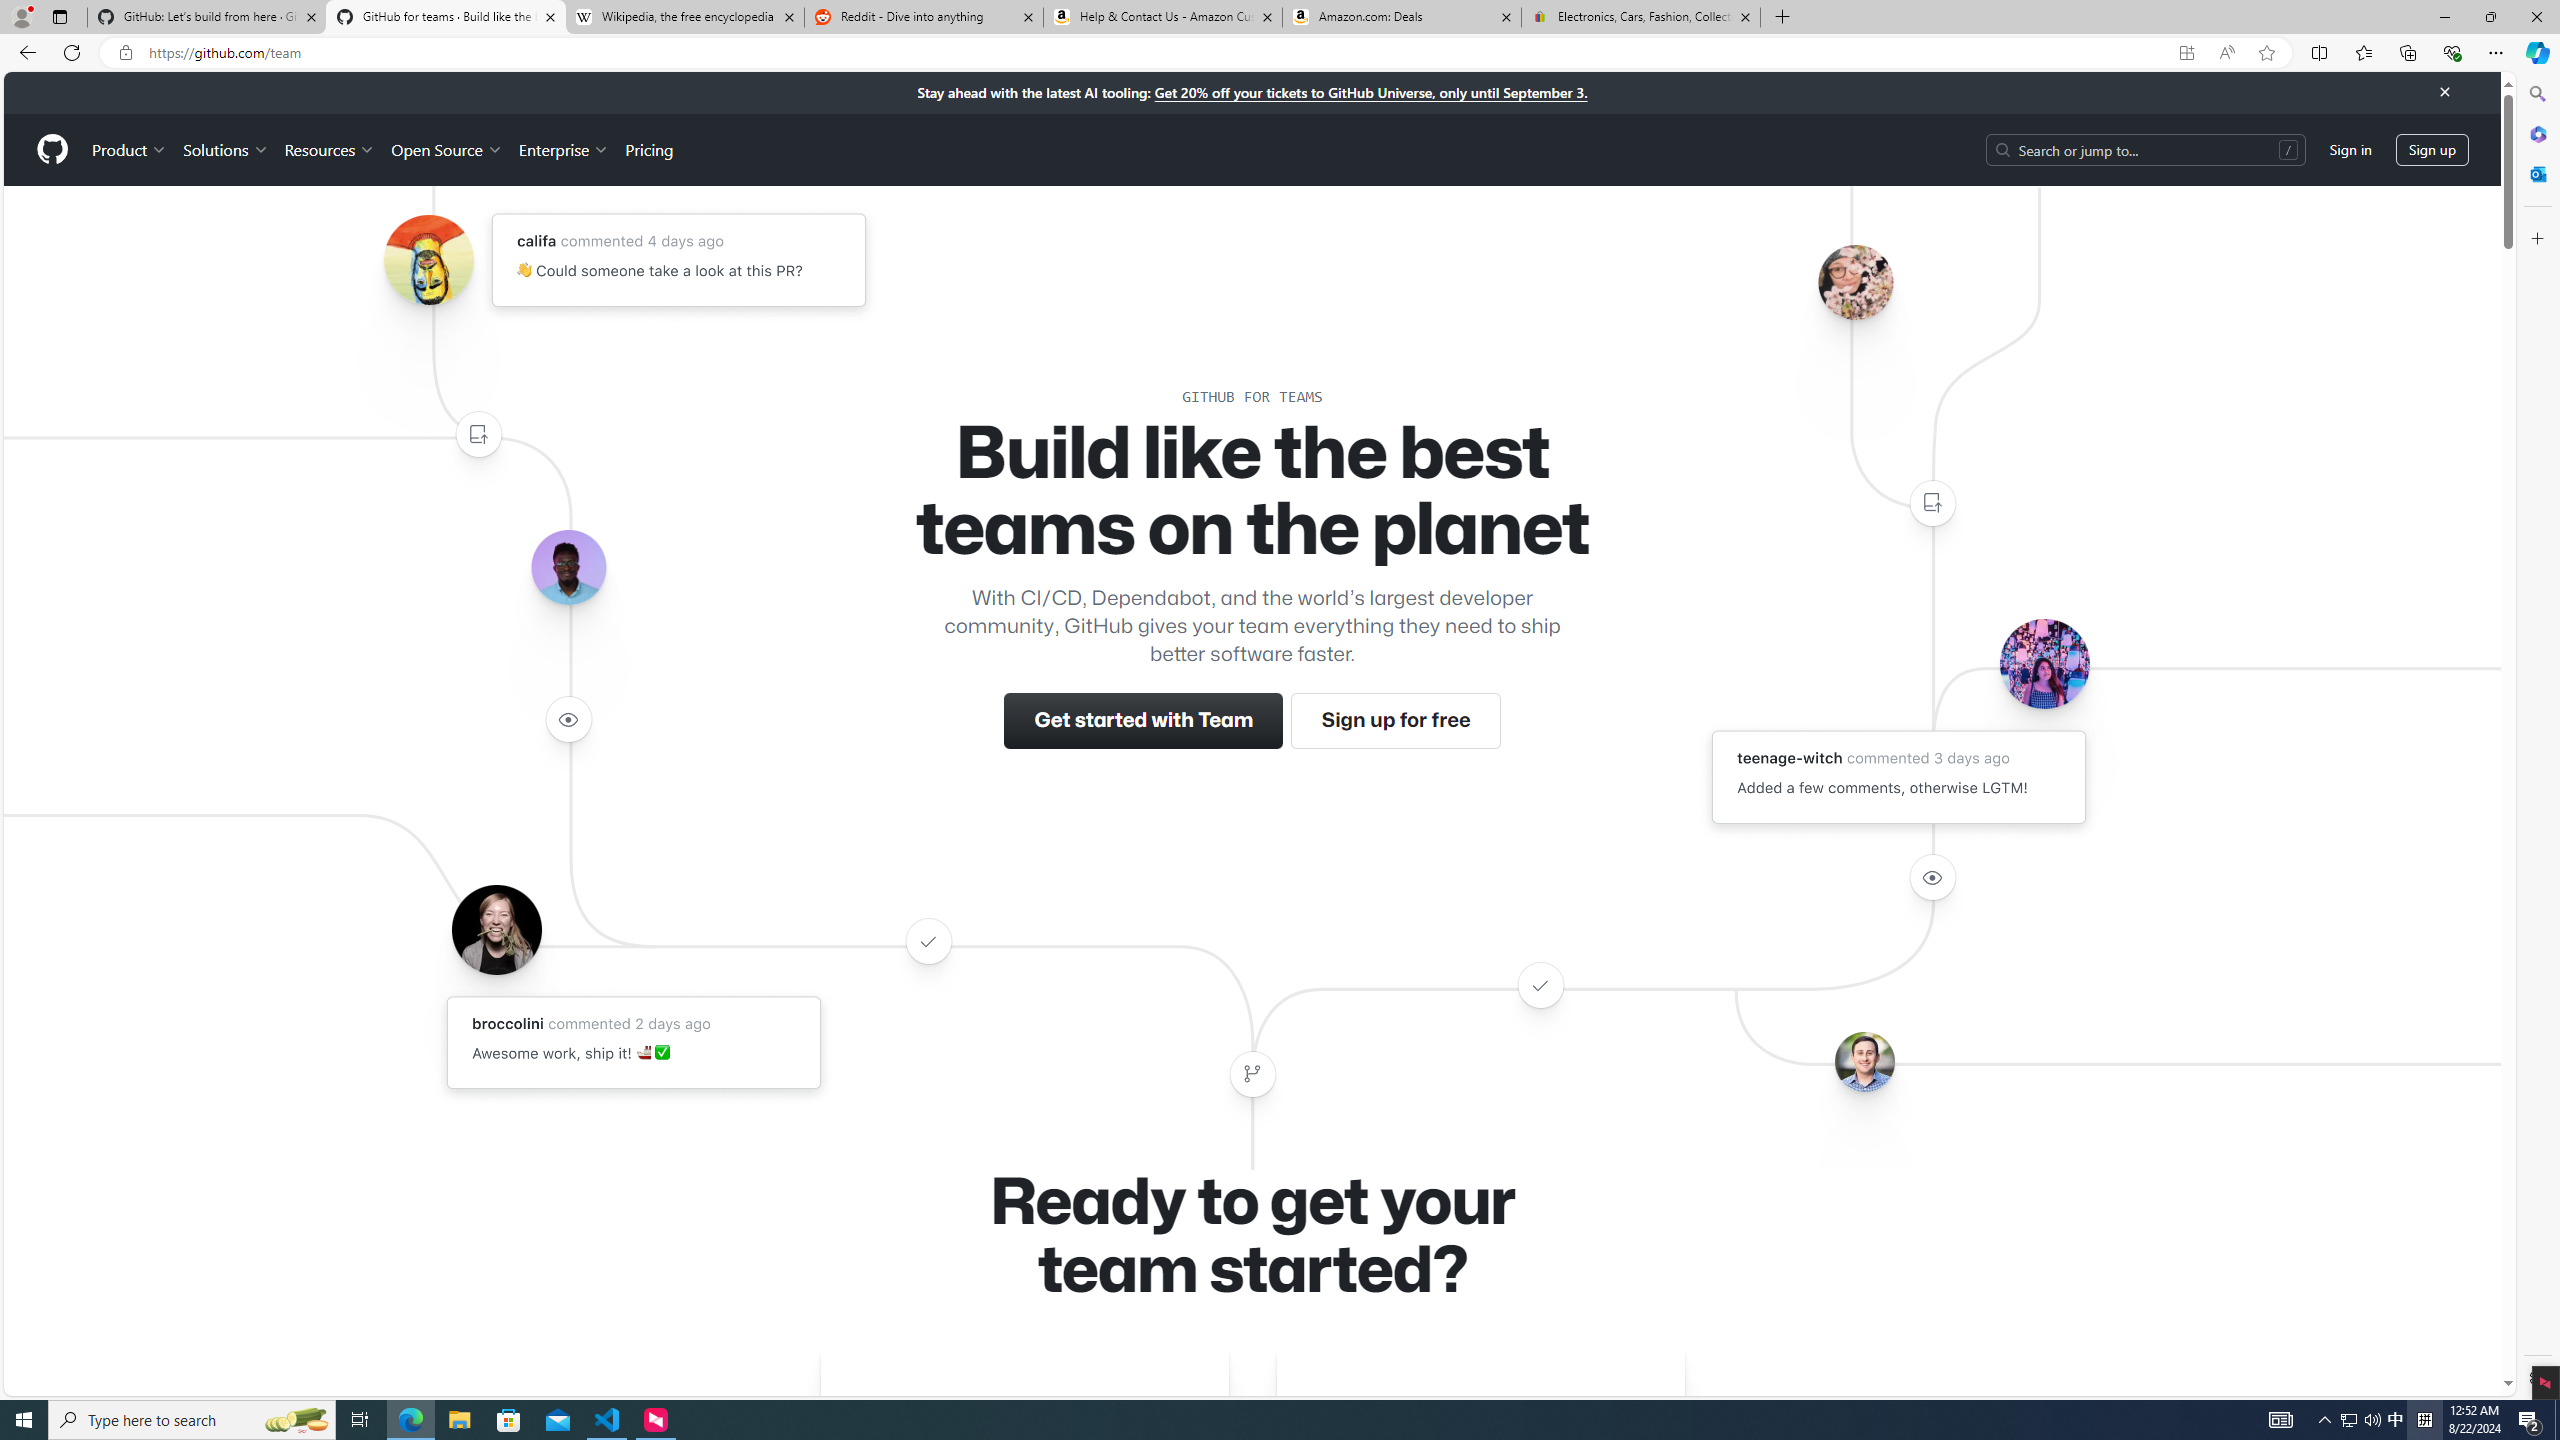 Image resolution: width=2560 pixels, height=1440 pixels. What do you see at coordinates (130, 149) in the screenshot?
I see `'Product'` at bounding box center [130, 149].